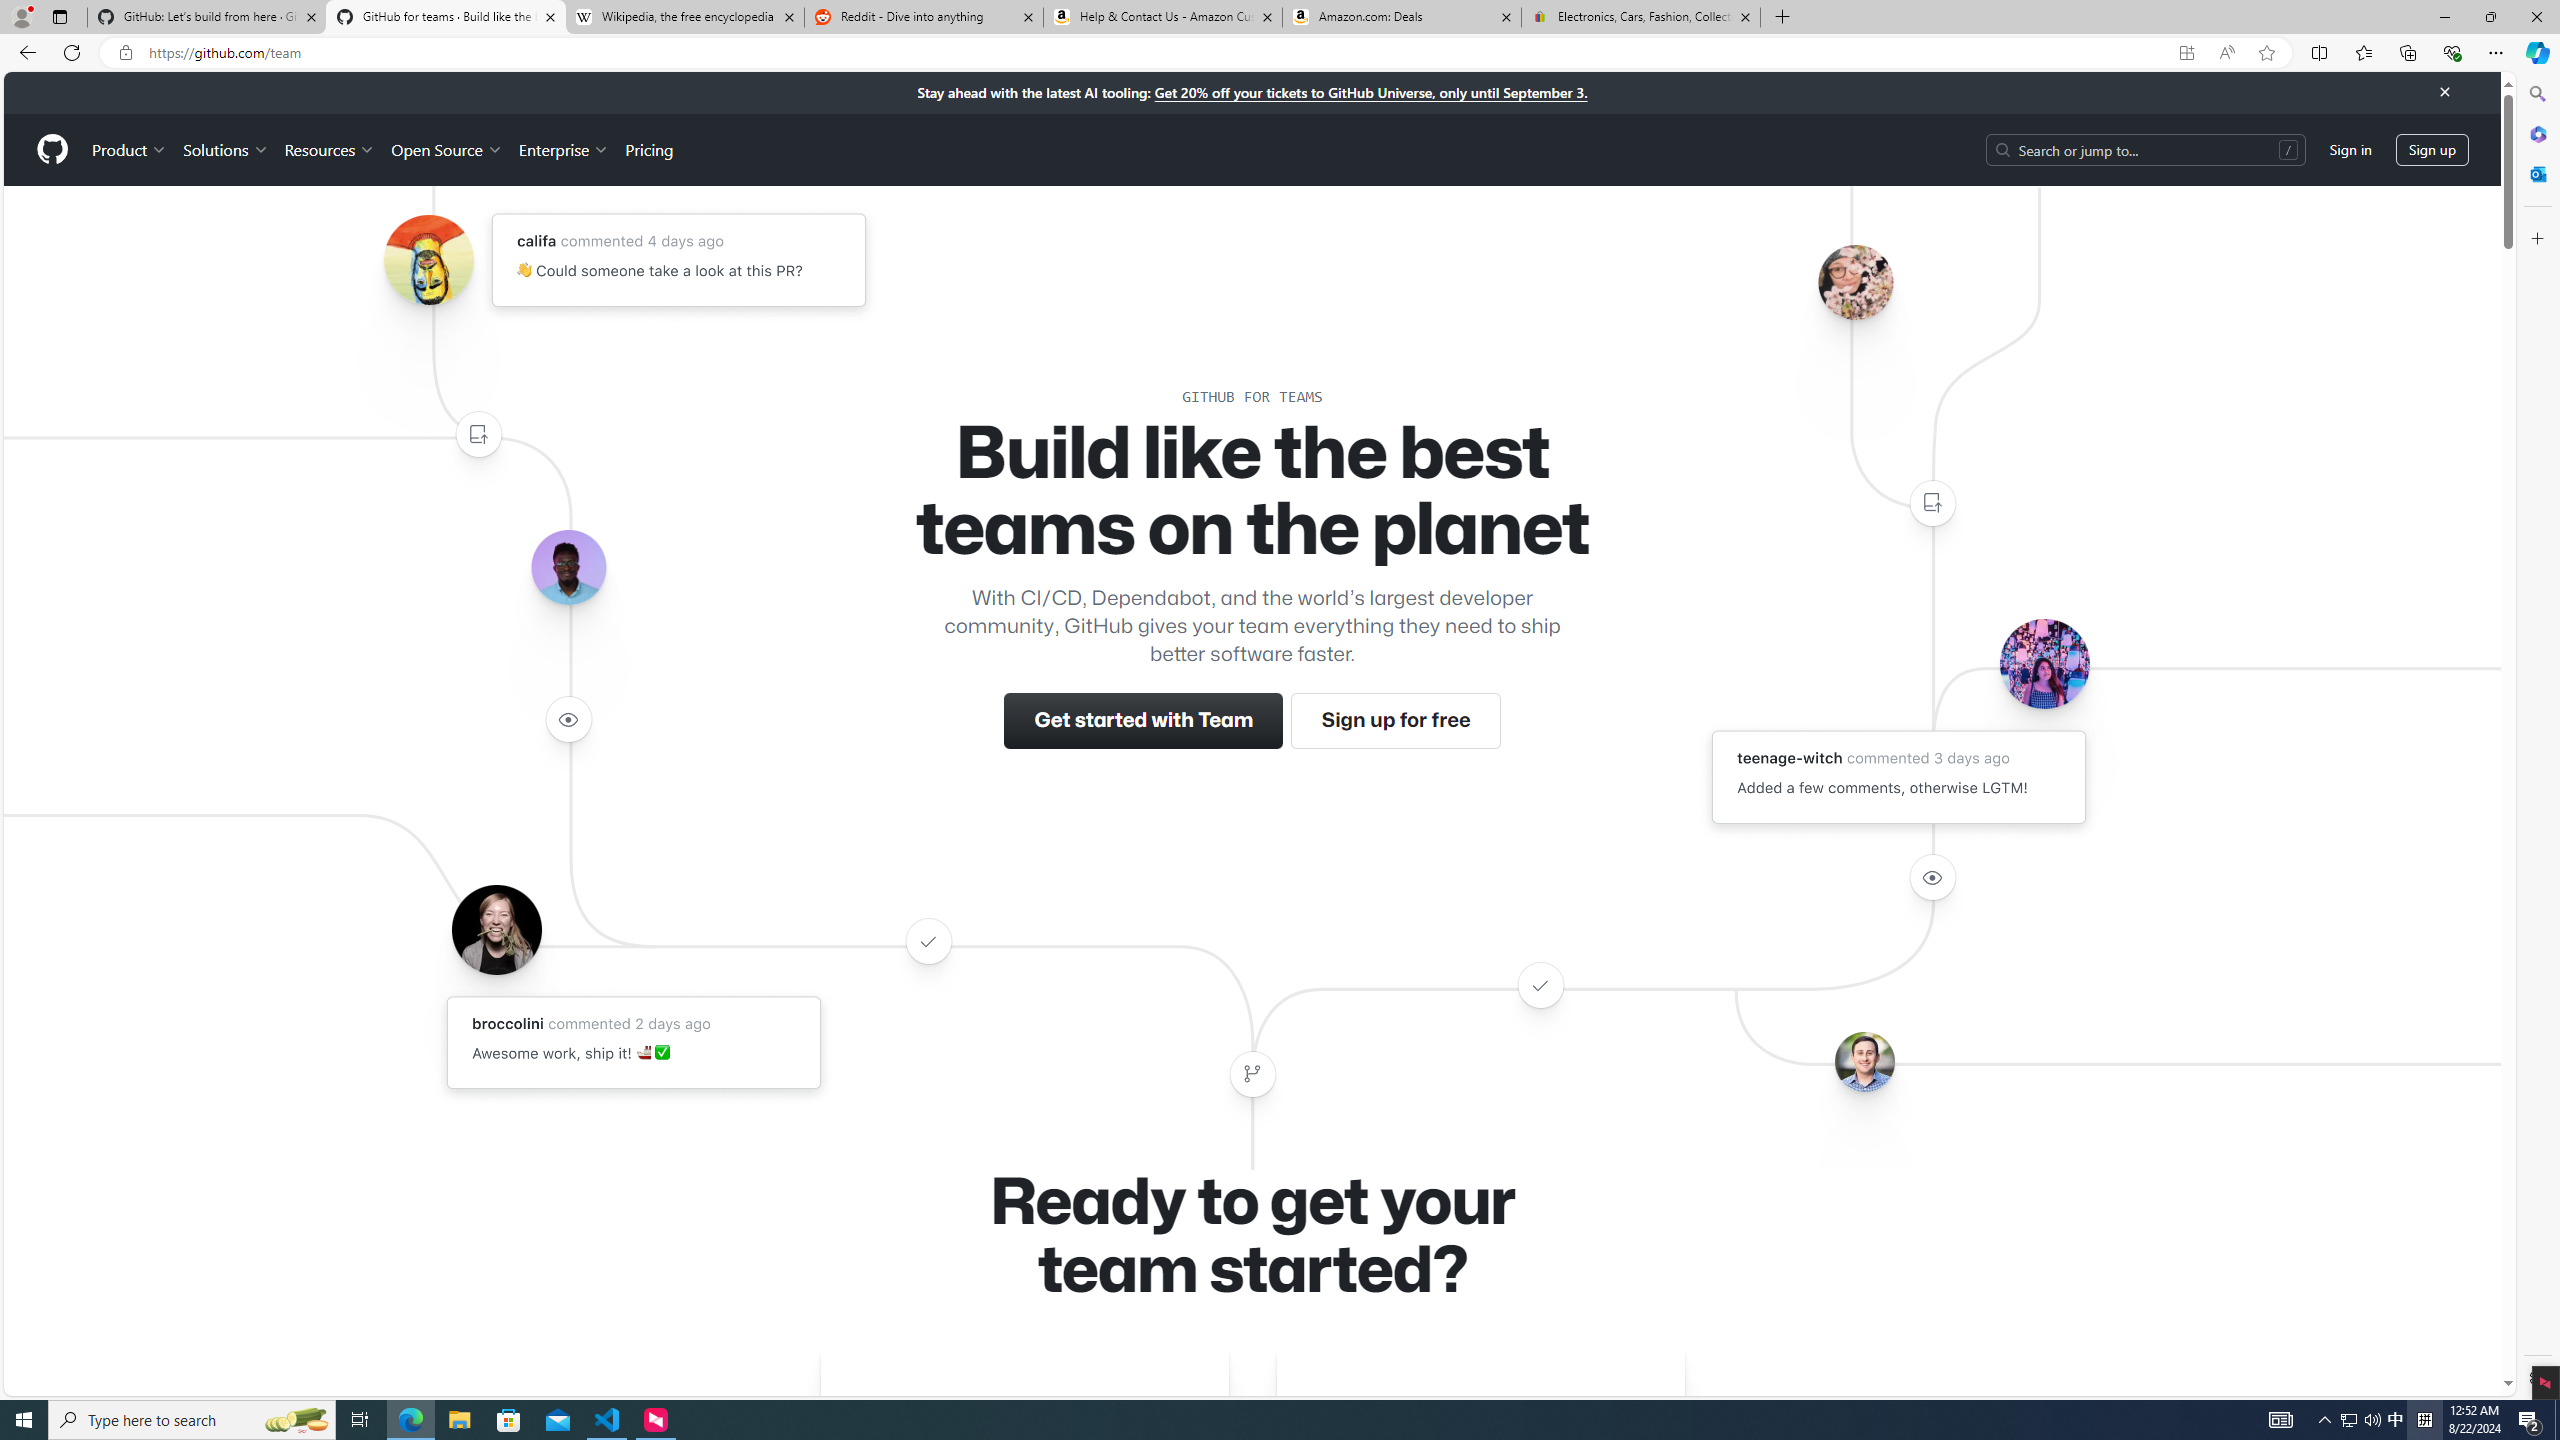 Image resolution: width=2560 pixels, height=1440 pixels. What do you see at coordinates (130, 149) in the screenshot?
I see `'Product'` at bounding box center [130, 149].